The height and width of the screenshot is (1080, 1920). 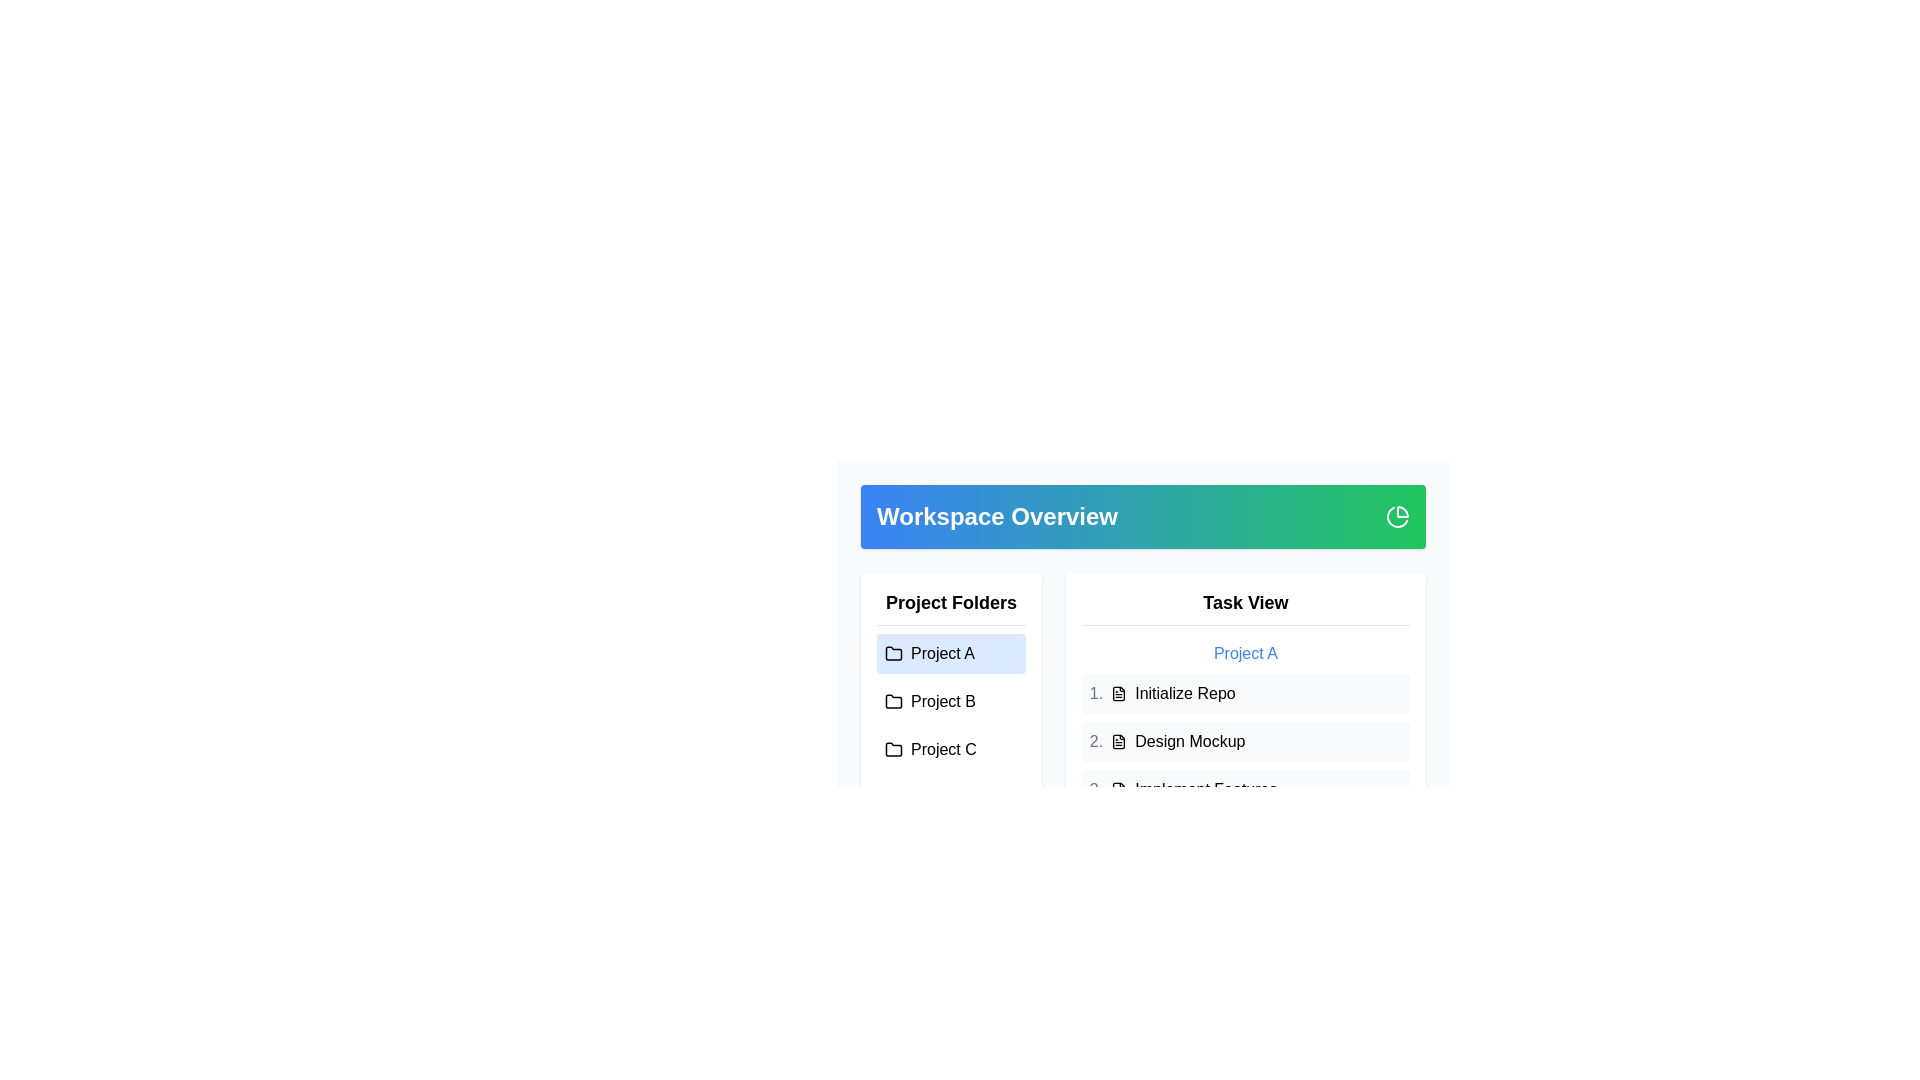 I want to click on the text label that serves as an index marker for the task, positioned in the second row of the 'Task View' pane, immediately to the left of the task title 'Design Mockup', so click(x=1095, y=741).